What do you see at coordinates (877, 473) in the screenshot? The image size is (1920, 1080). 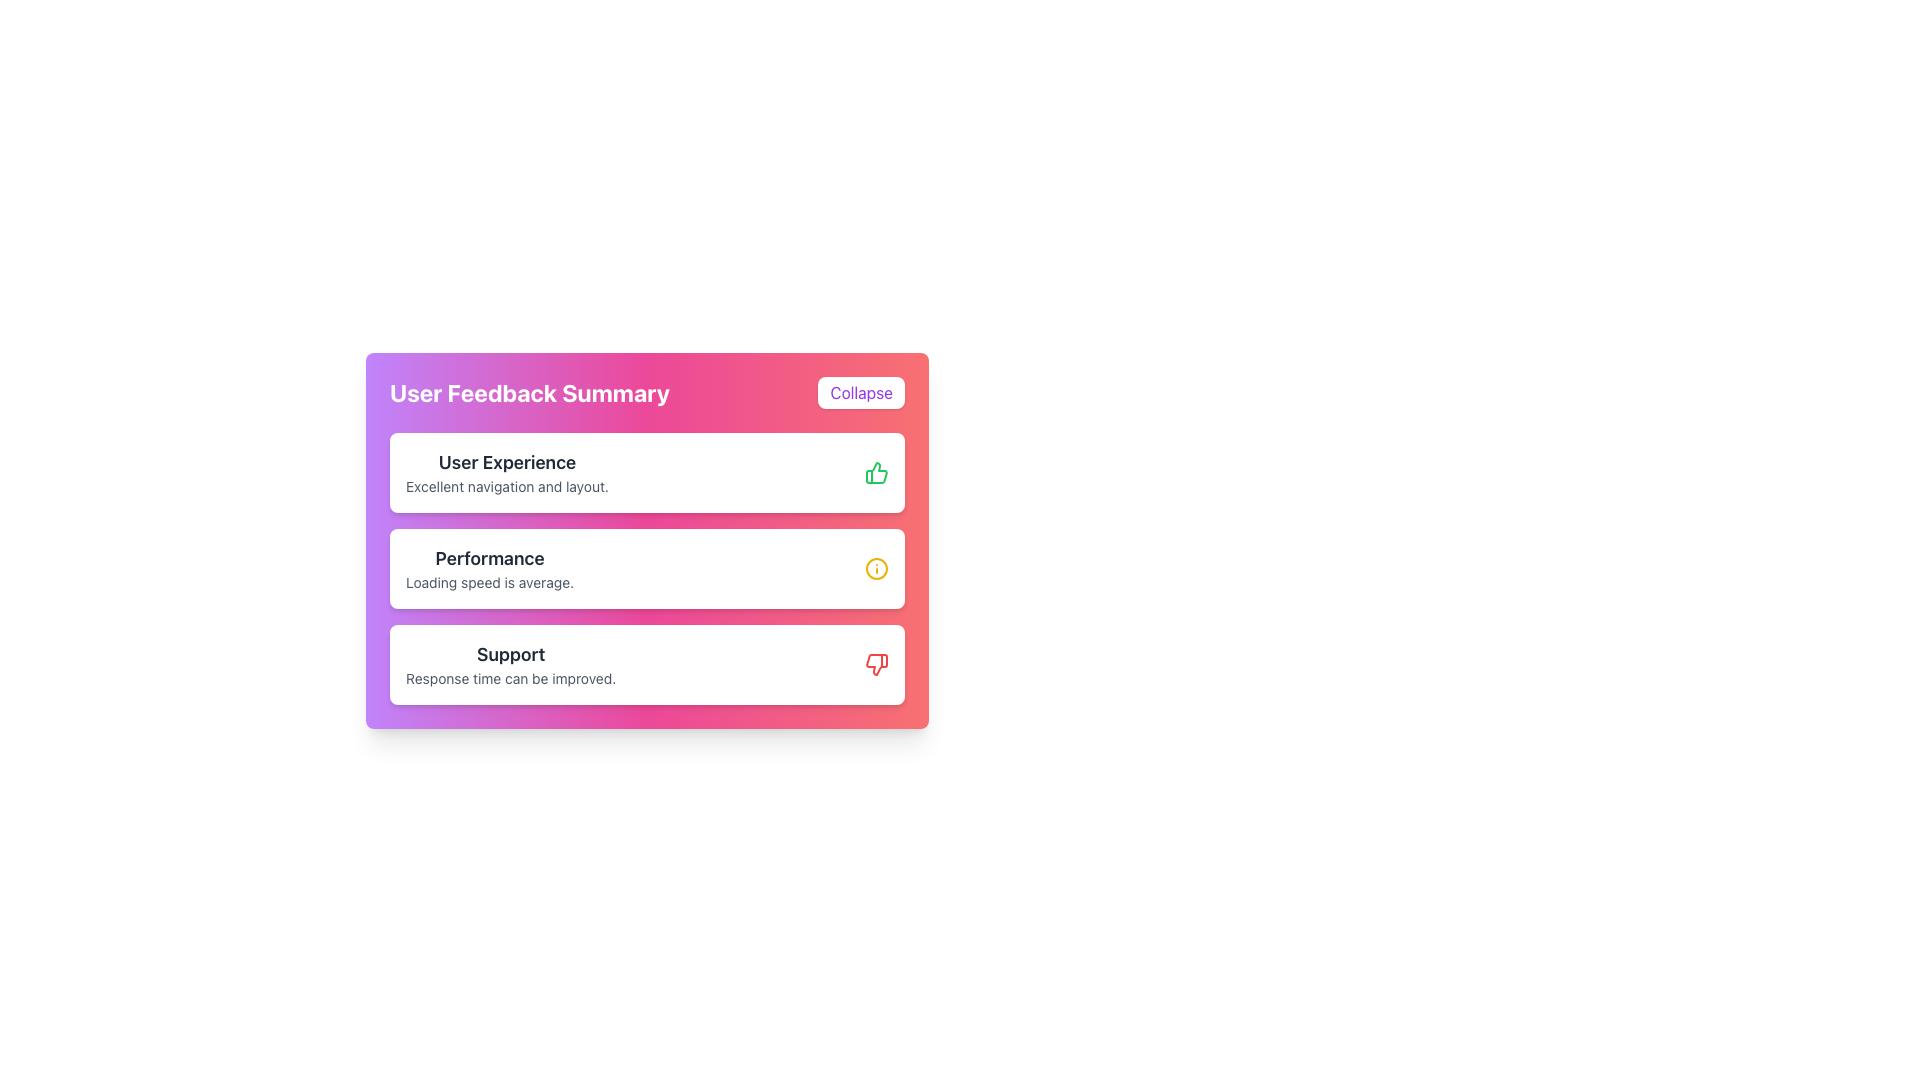 I see `the white thumb-up icon with a thick green outline located in the rightmost section of the 'User Experience' card to acknowledge the feedback` at bounding box center [877, 473].